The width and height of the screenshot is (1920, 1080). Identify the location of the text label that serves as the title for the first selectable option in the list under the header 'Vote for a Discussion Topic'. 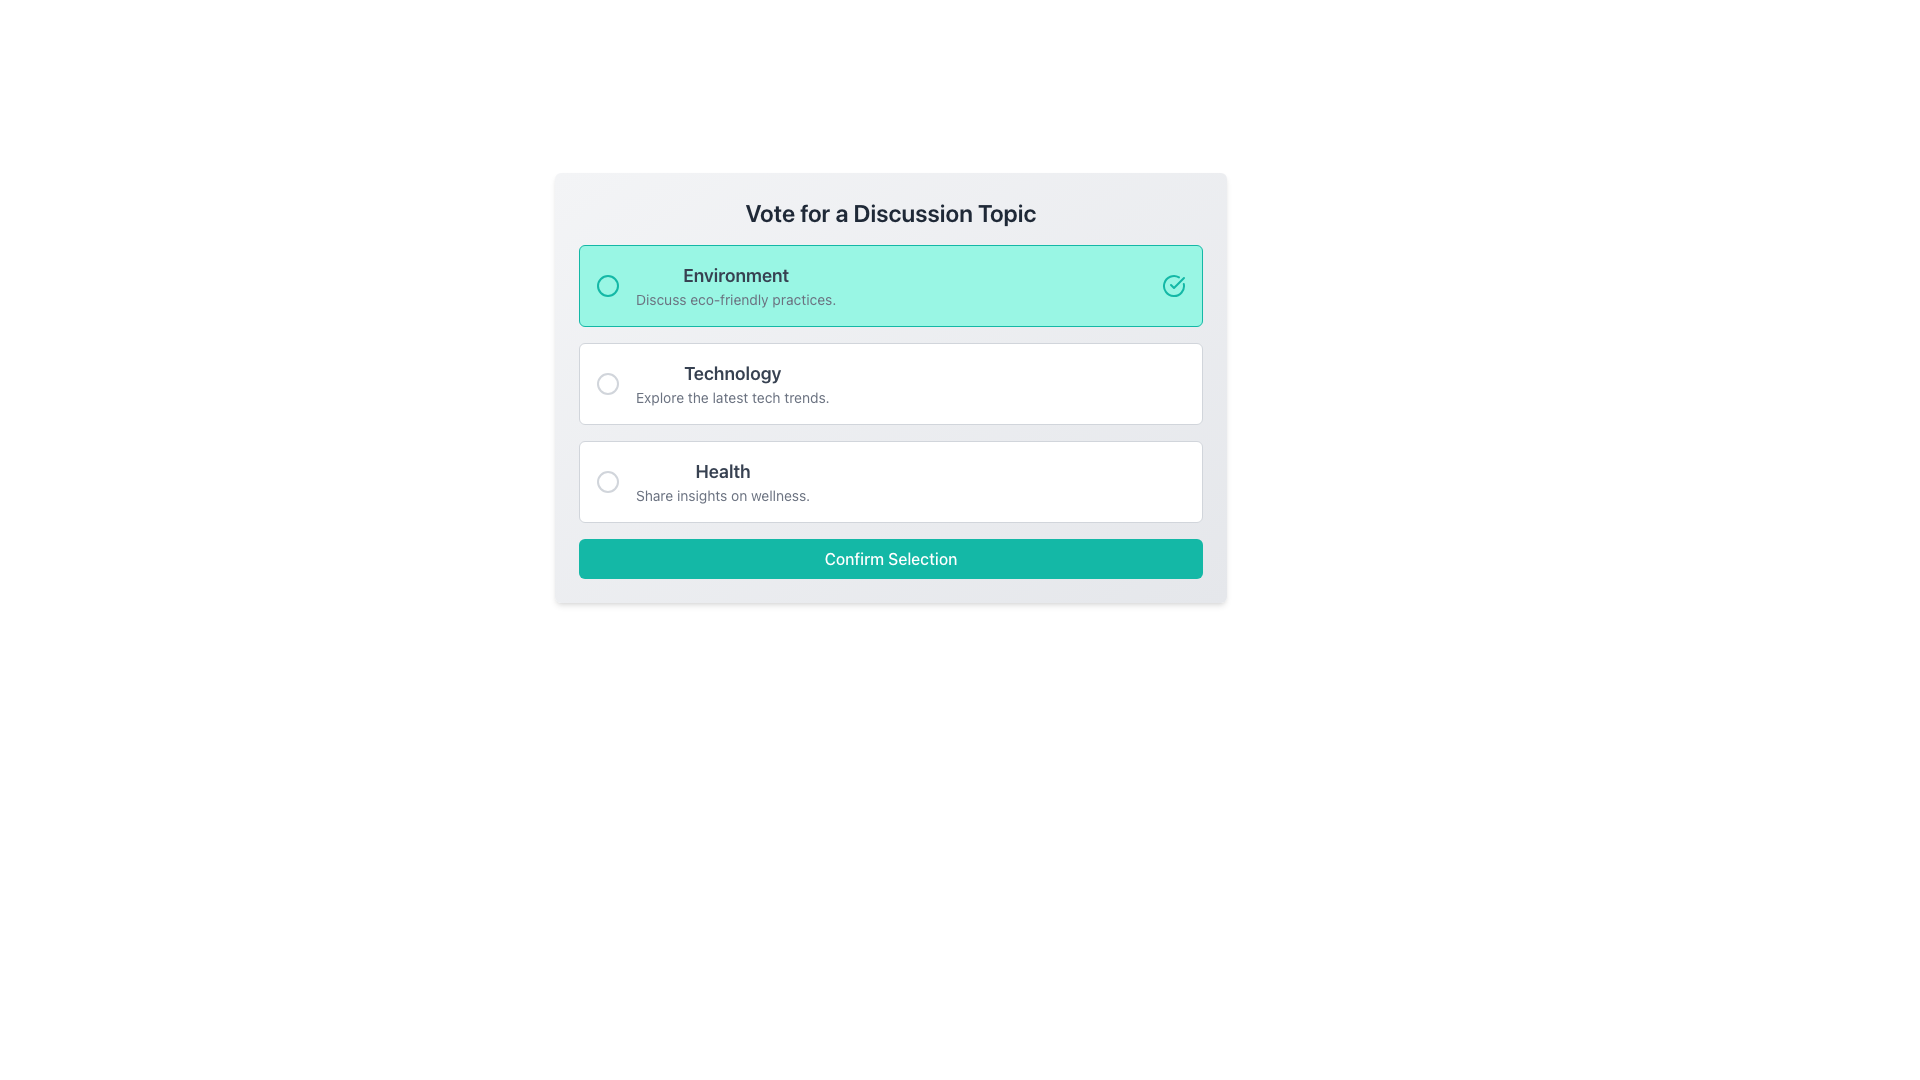
(735, 276).